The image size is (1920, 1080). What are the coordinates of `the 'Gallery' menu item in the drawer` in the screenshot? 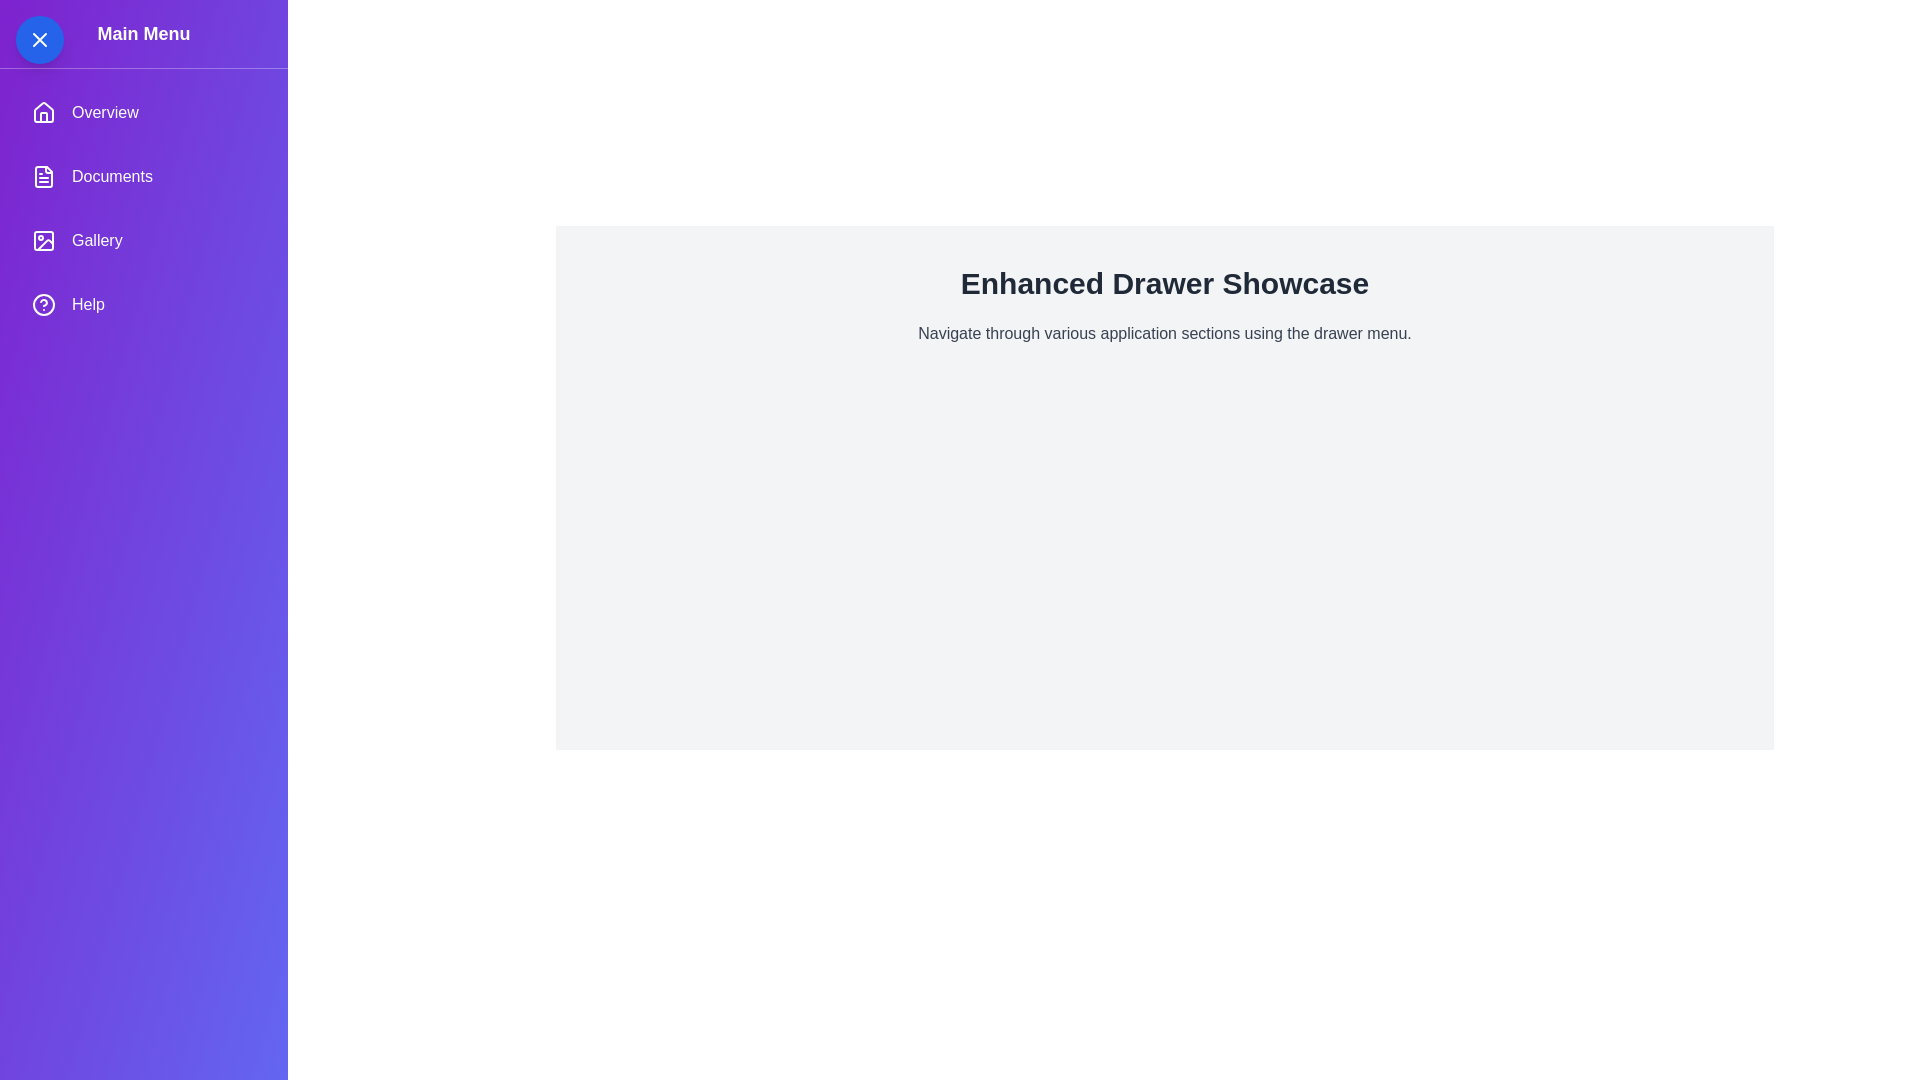 It's located at (143, 239).